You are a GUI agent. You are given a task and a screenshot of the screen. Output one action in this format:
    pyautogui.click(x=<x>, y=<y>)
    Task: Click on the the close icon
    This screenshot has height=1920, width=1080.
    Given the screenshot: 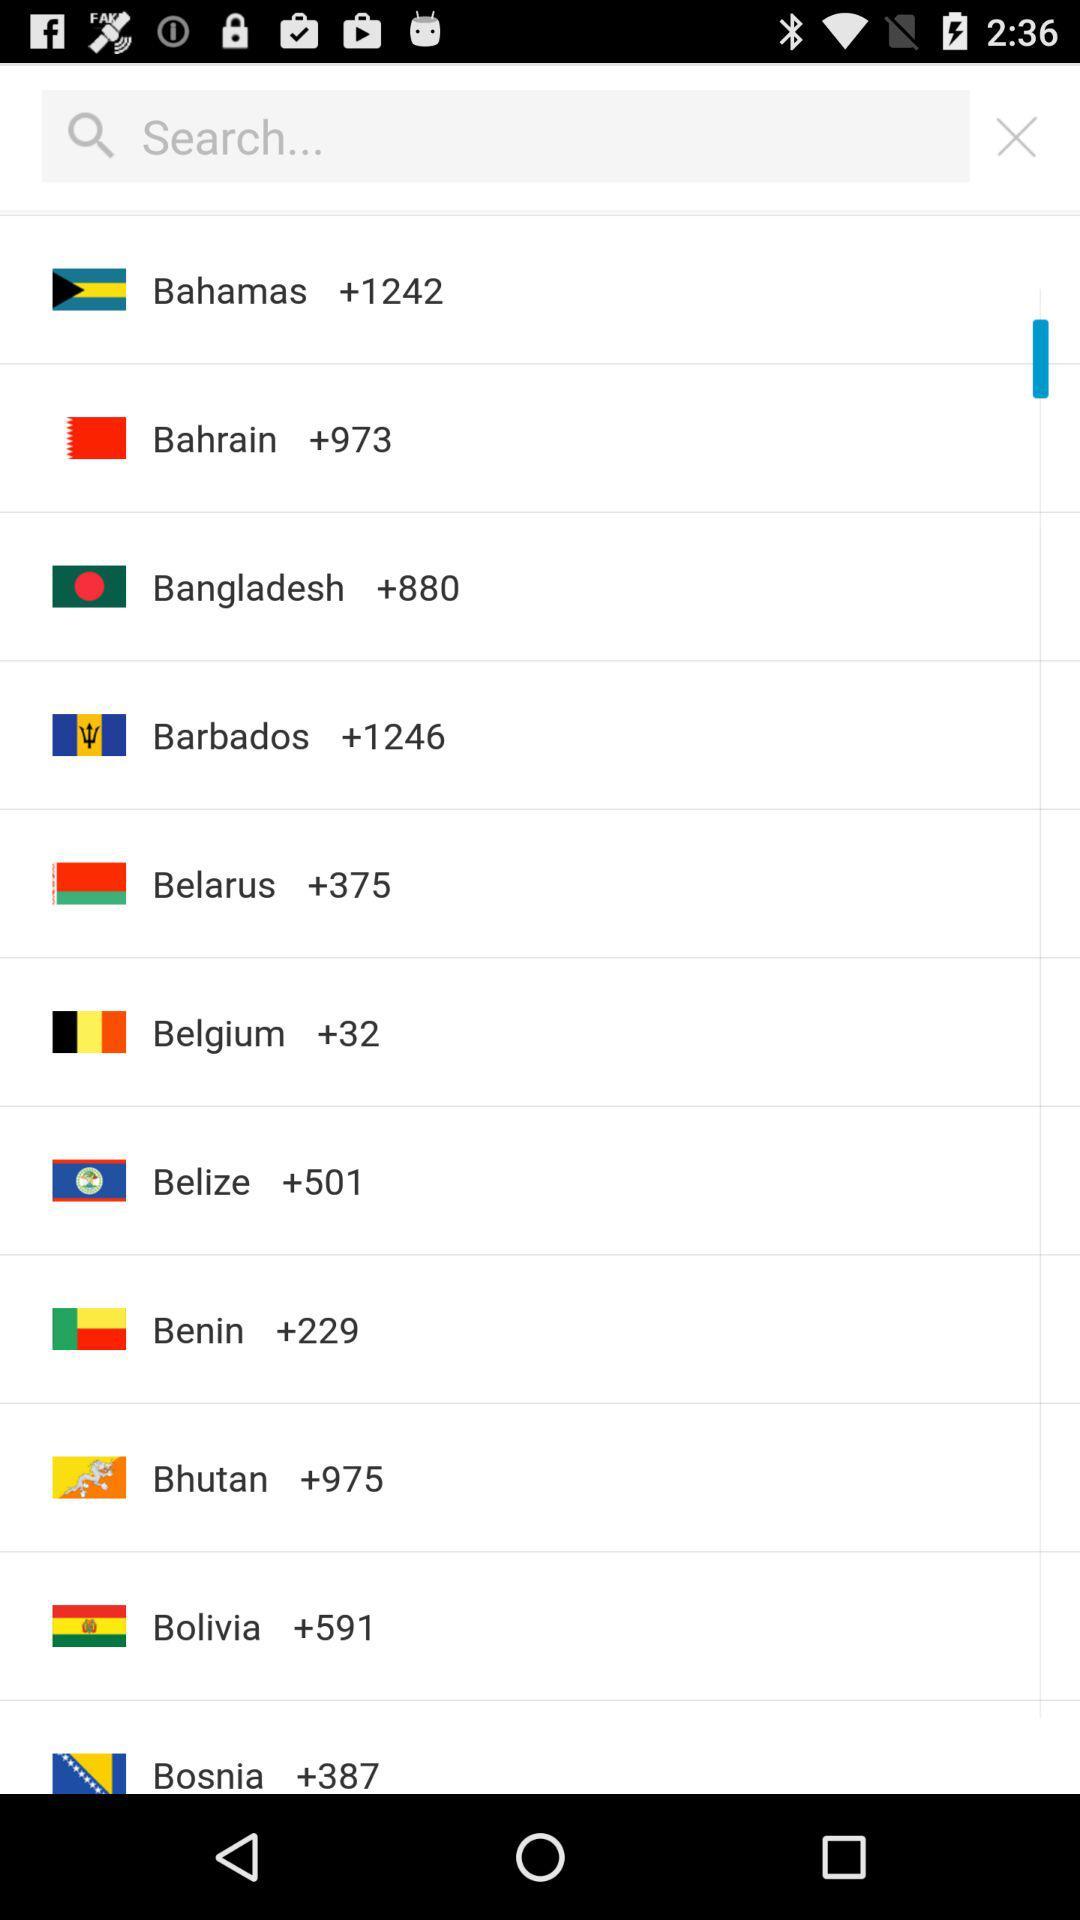 What is the action you would take?
    pyautogui.click(x=1017, y=145)
    